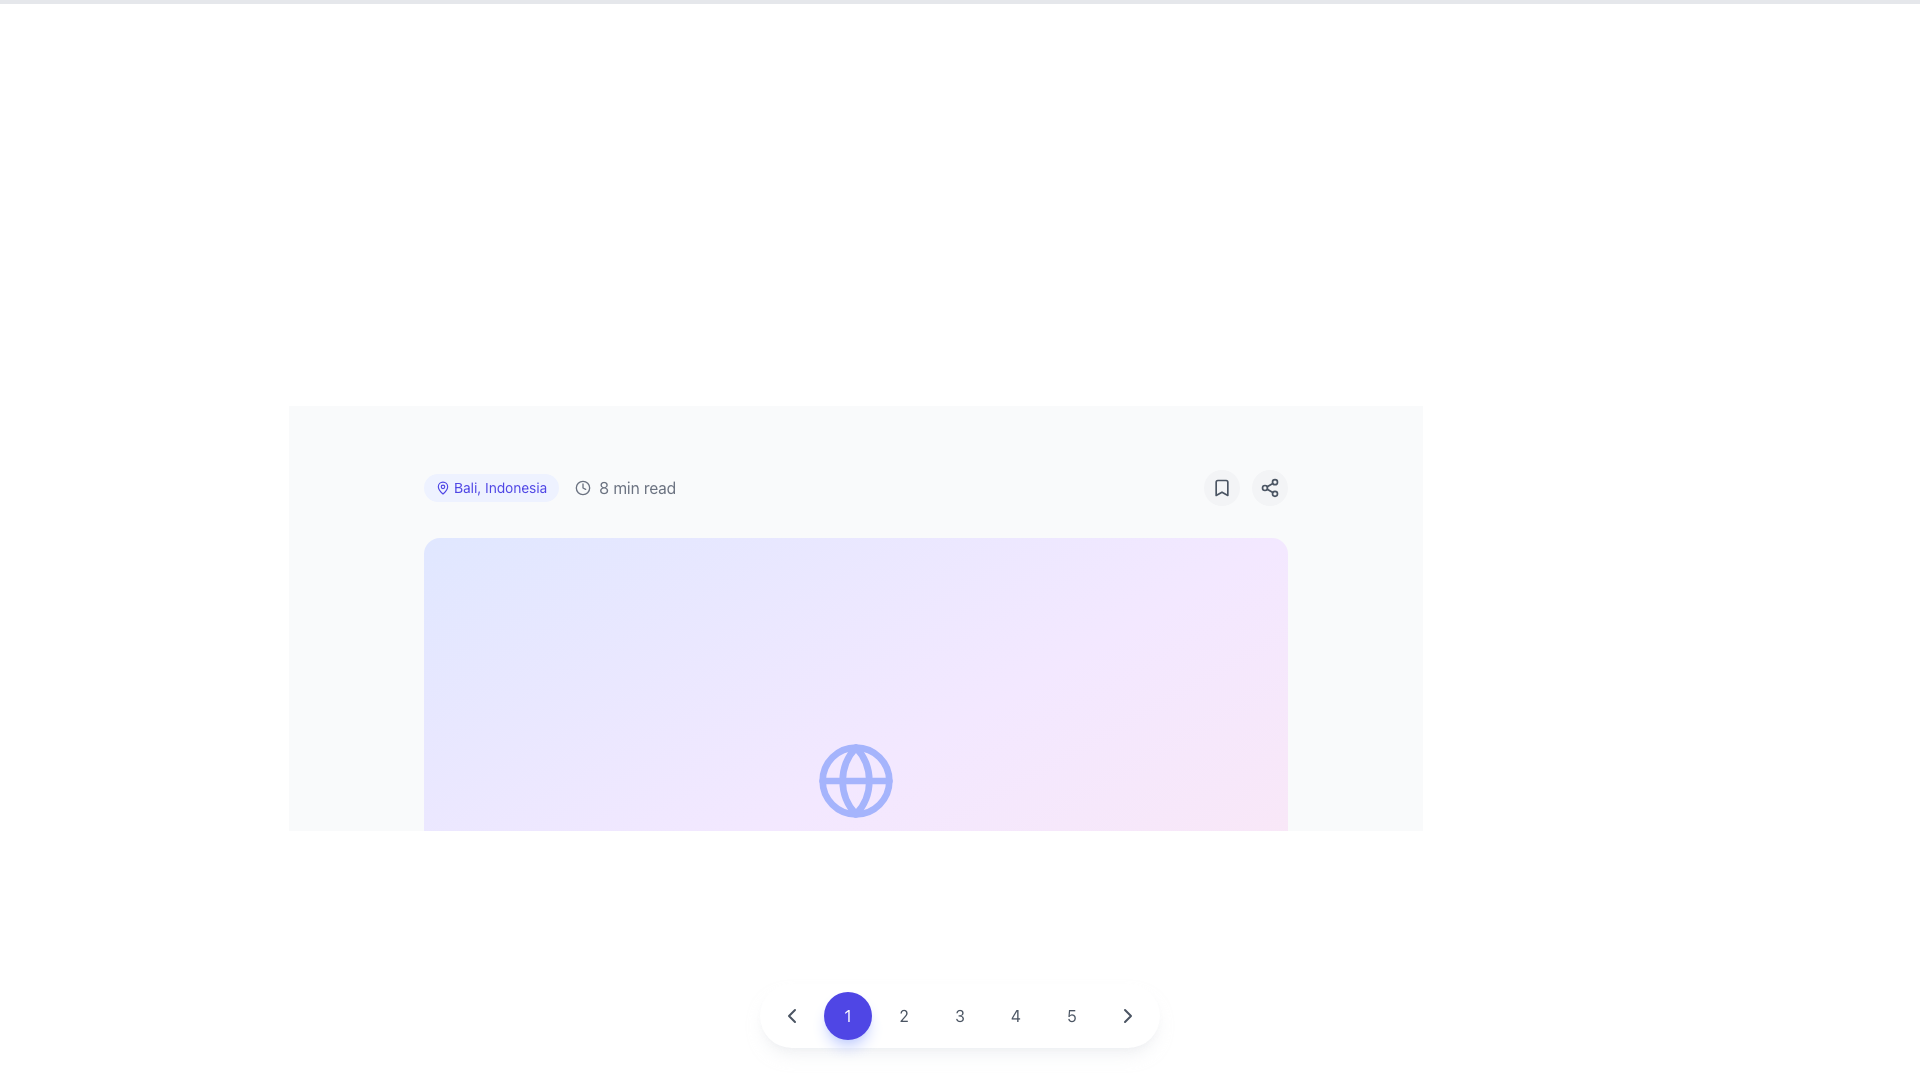 This screenshot has height=1080, width=1920. Describe the element at coordinates (500, 488) in the screenshot. I see `the text label displaying 'Bali, Indonesia'` at that location.